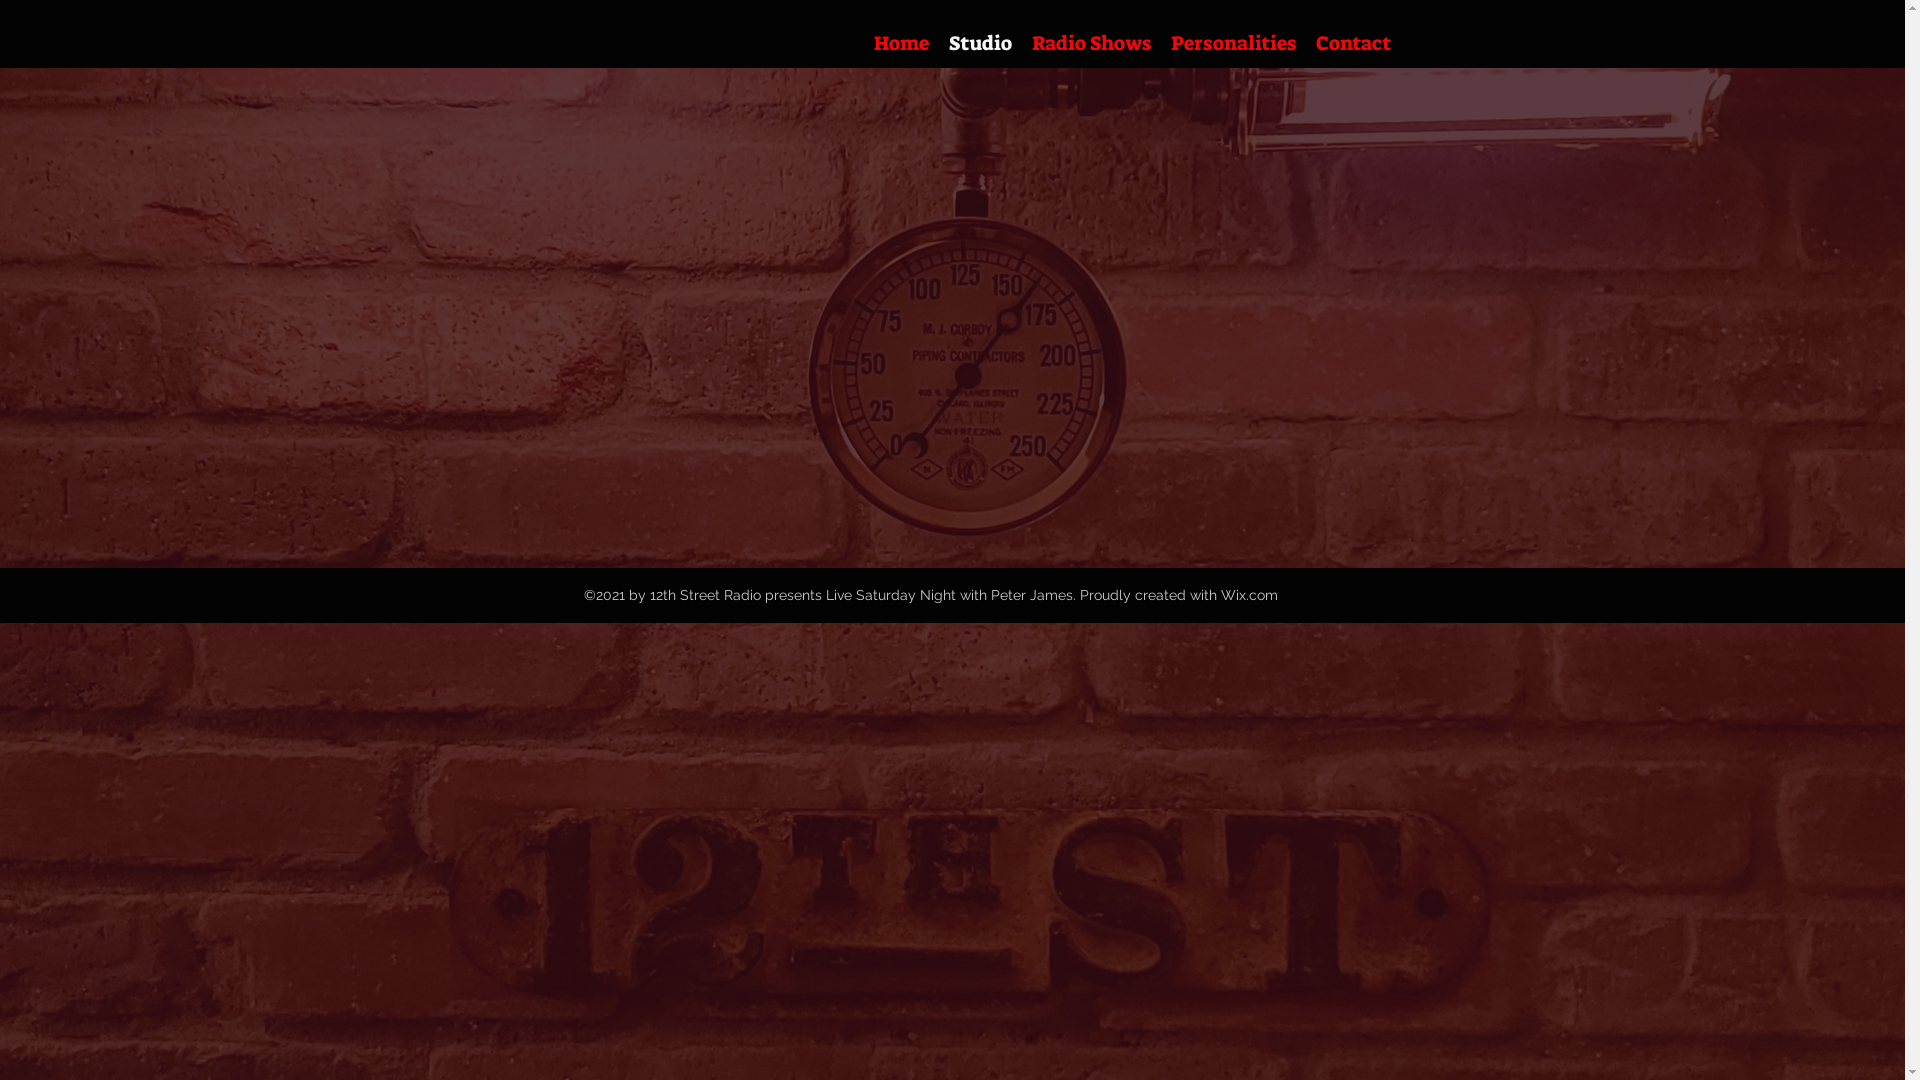  I want to click on 'Personalities', so click(1160, 42).